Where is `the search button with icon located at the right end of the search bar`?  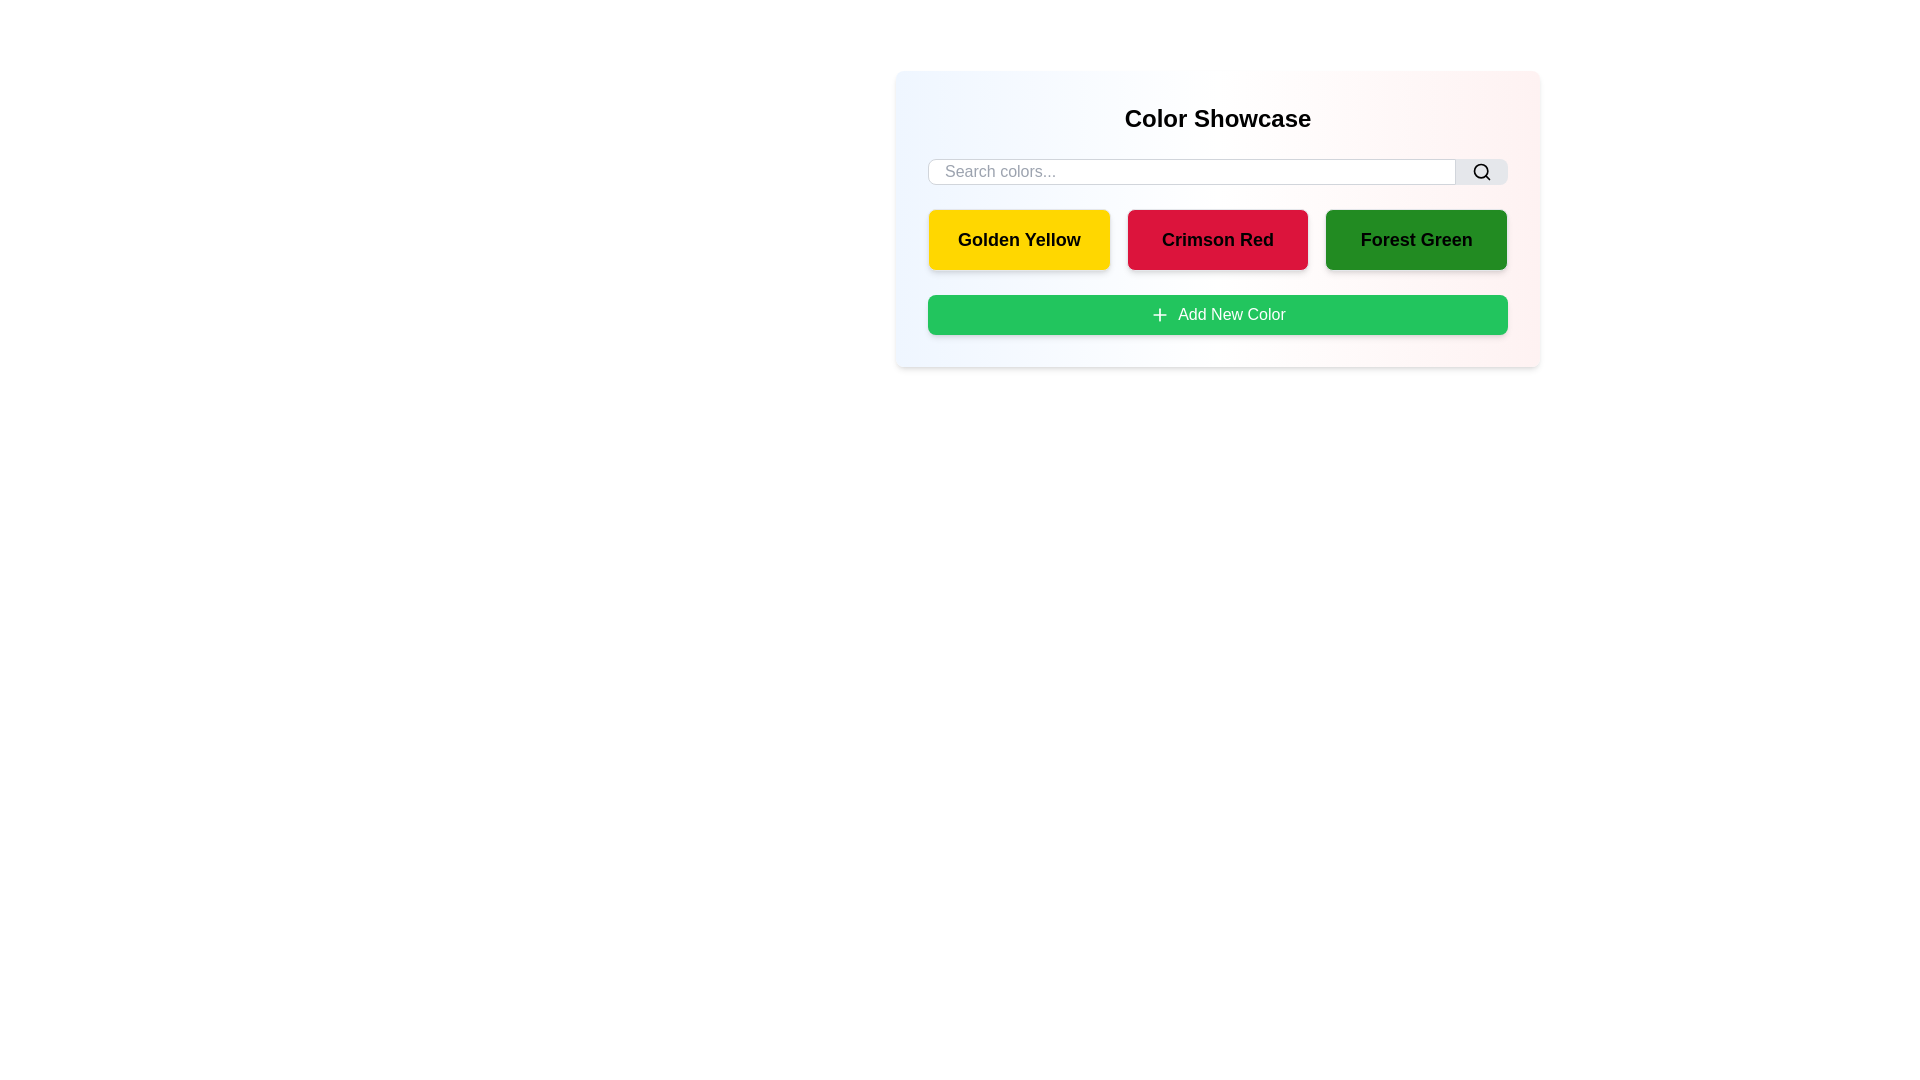
the search button with icon located at the right end of the search bar is located at coordinates (1482, 171).